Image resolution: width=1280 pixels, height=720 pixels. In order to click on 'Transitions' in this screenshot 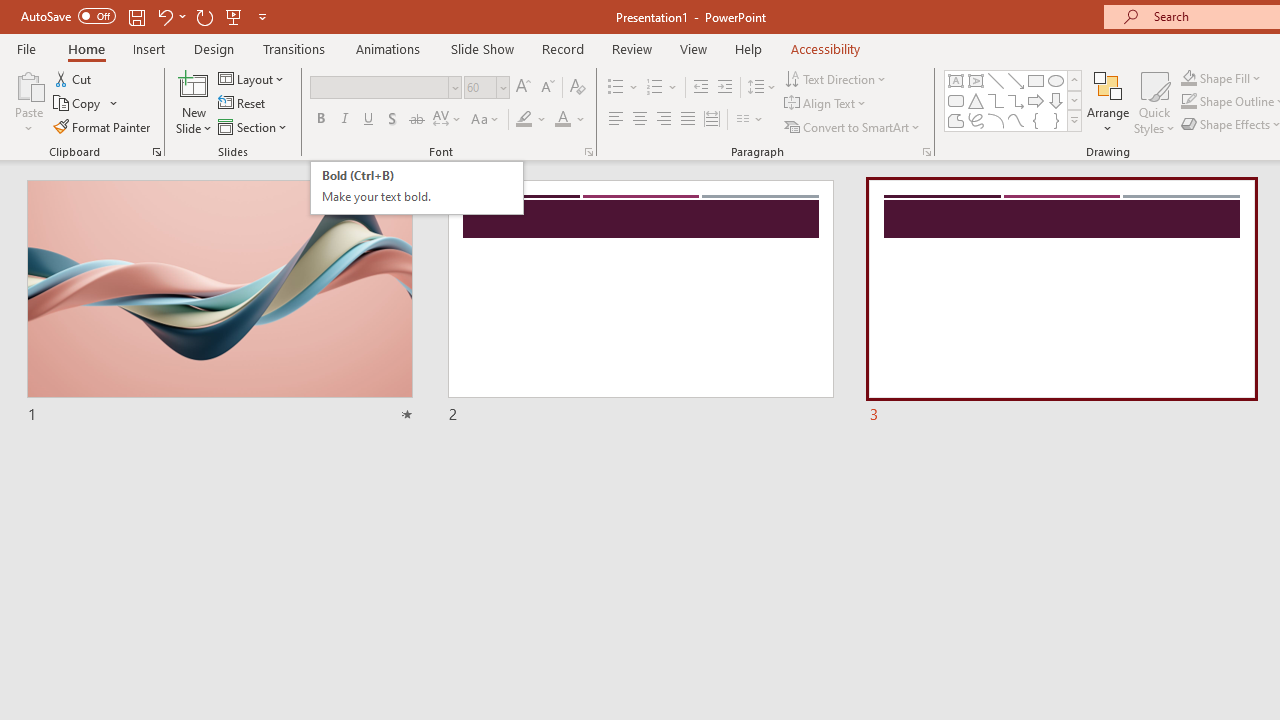, I will do `click(294, 48)`.